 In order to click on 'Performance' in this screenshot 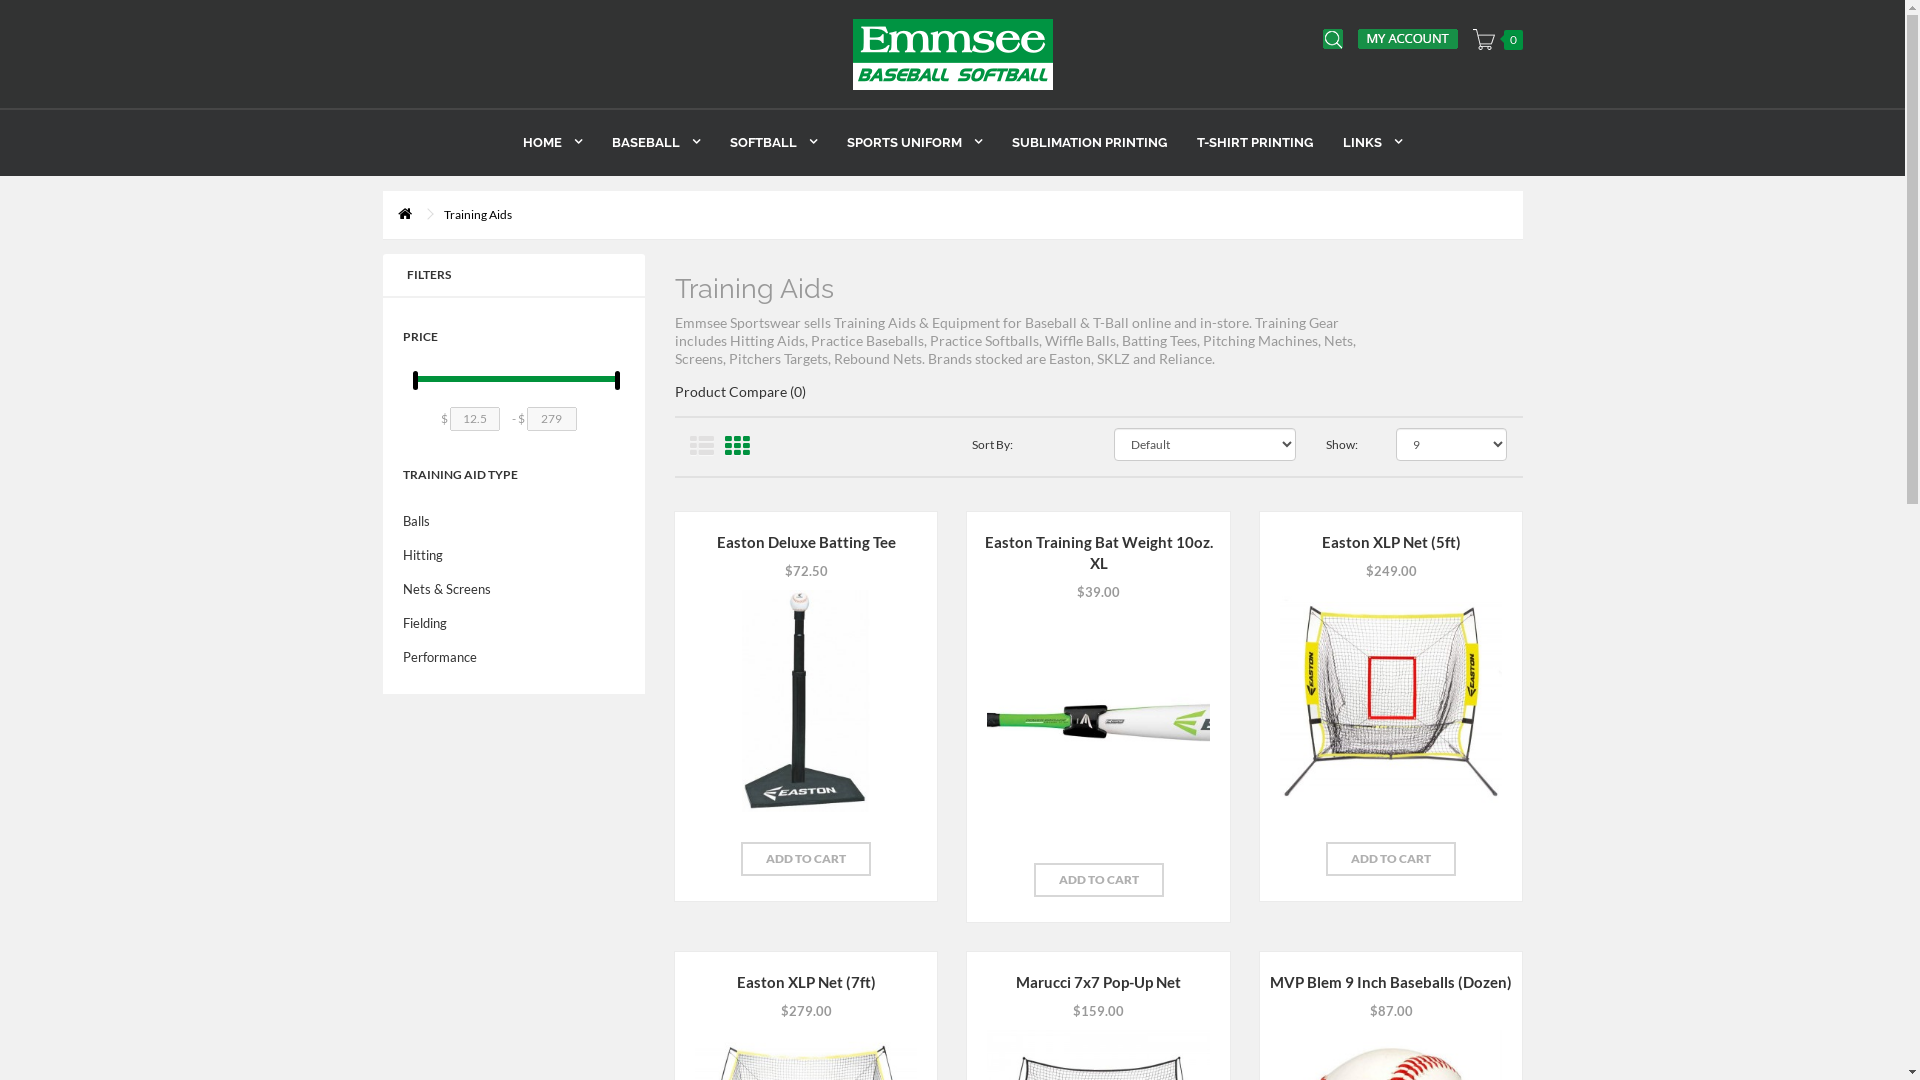, I will do `click(401, 656)`.